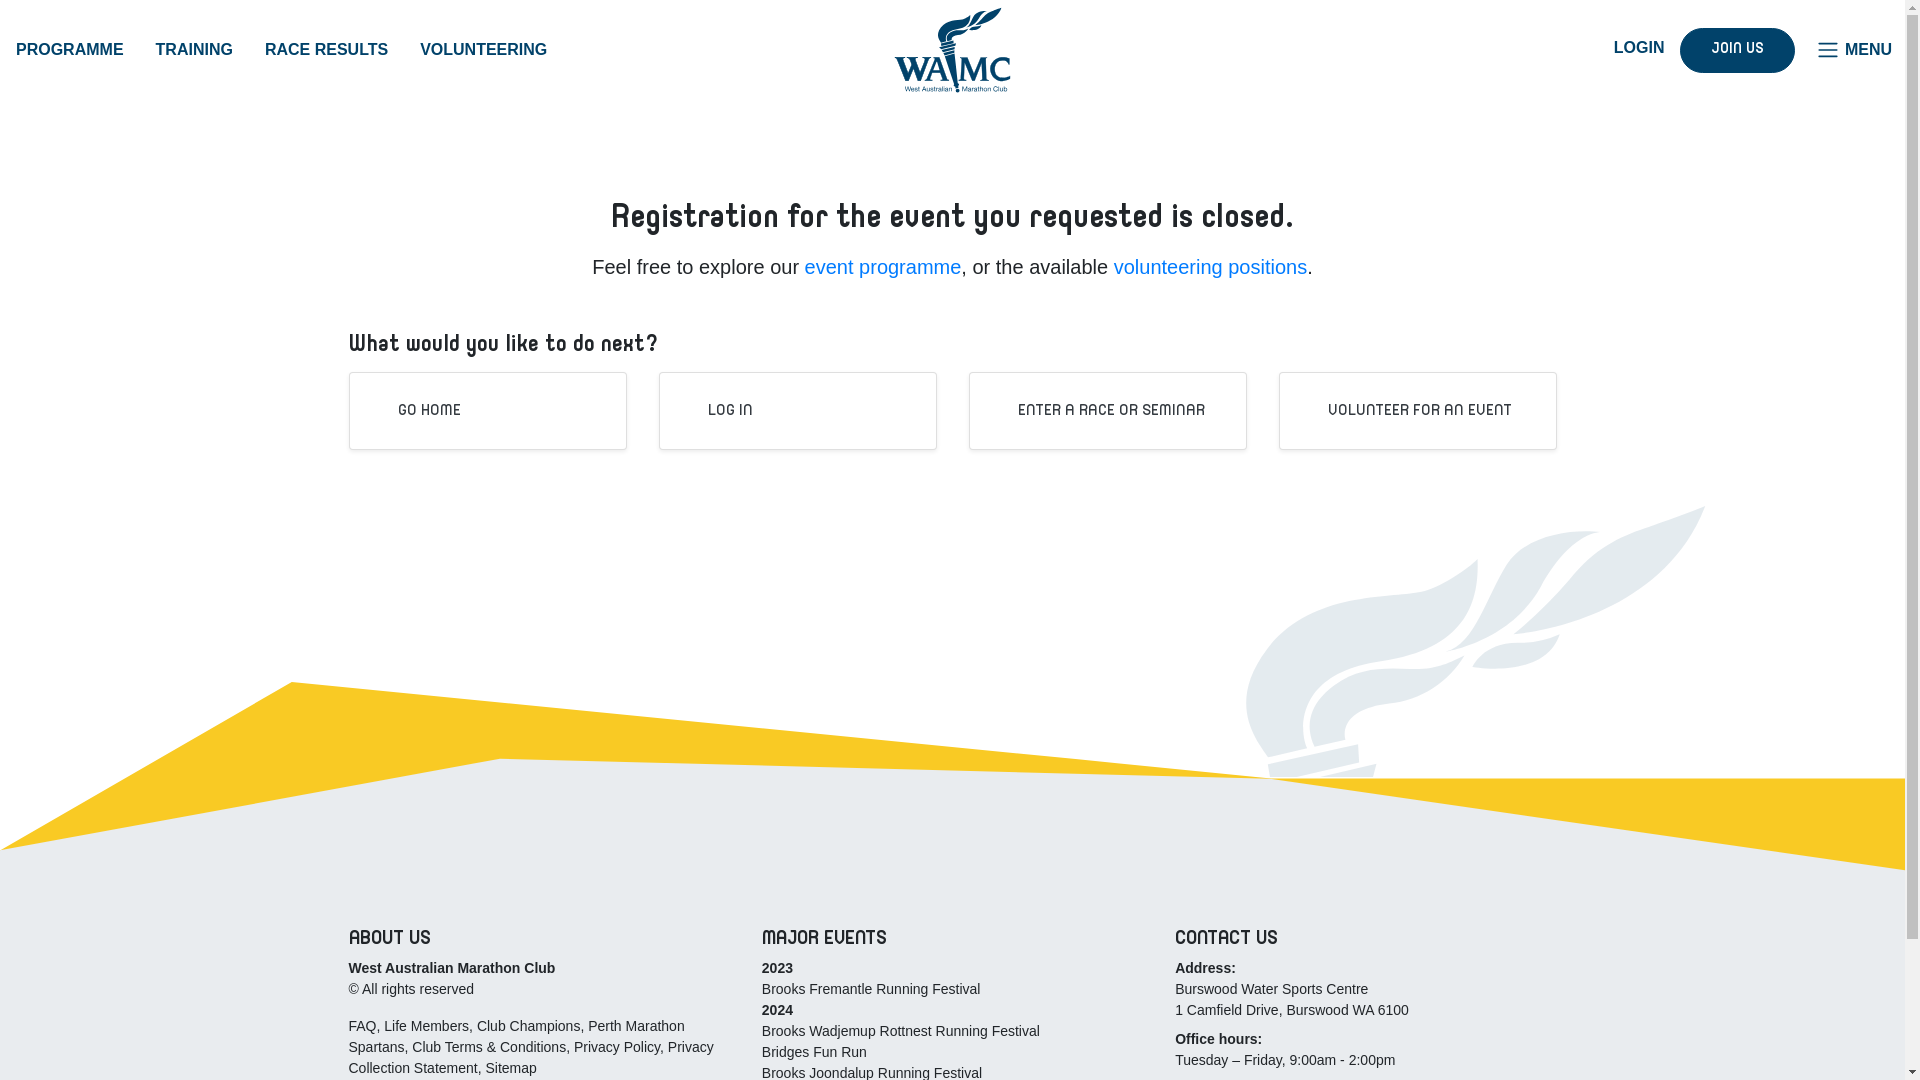 The width and height of the screenshot is (1920, 1080). I want to click on 'event programme', so click(882, 265).